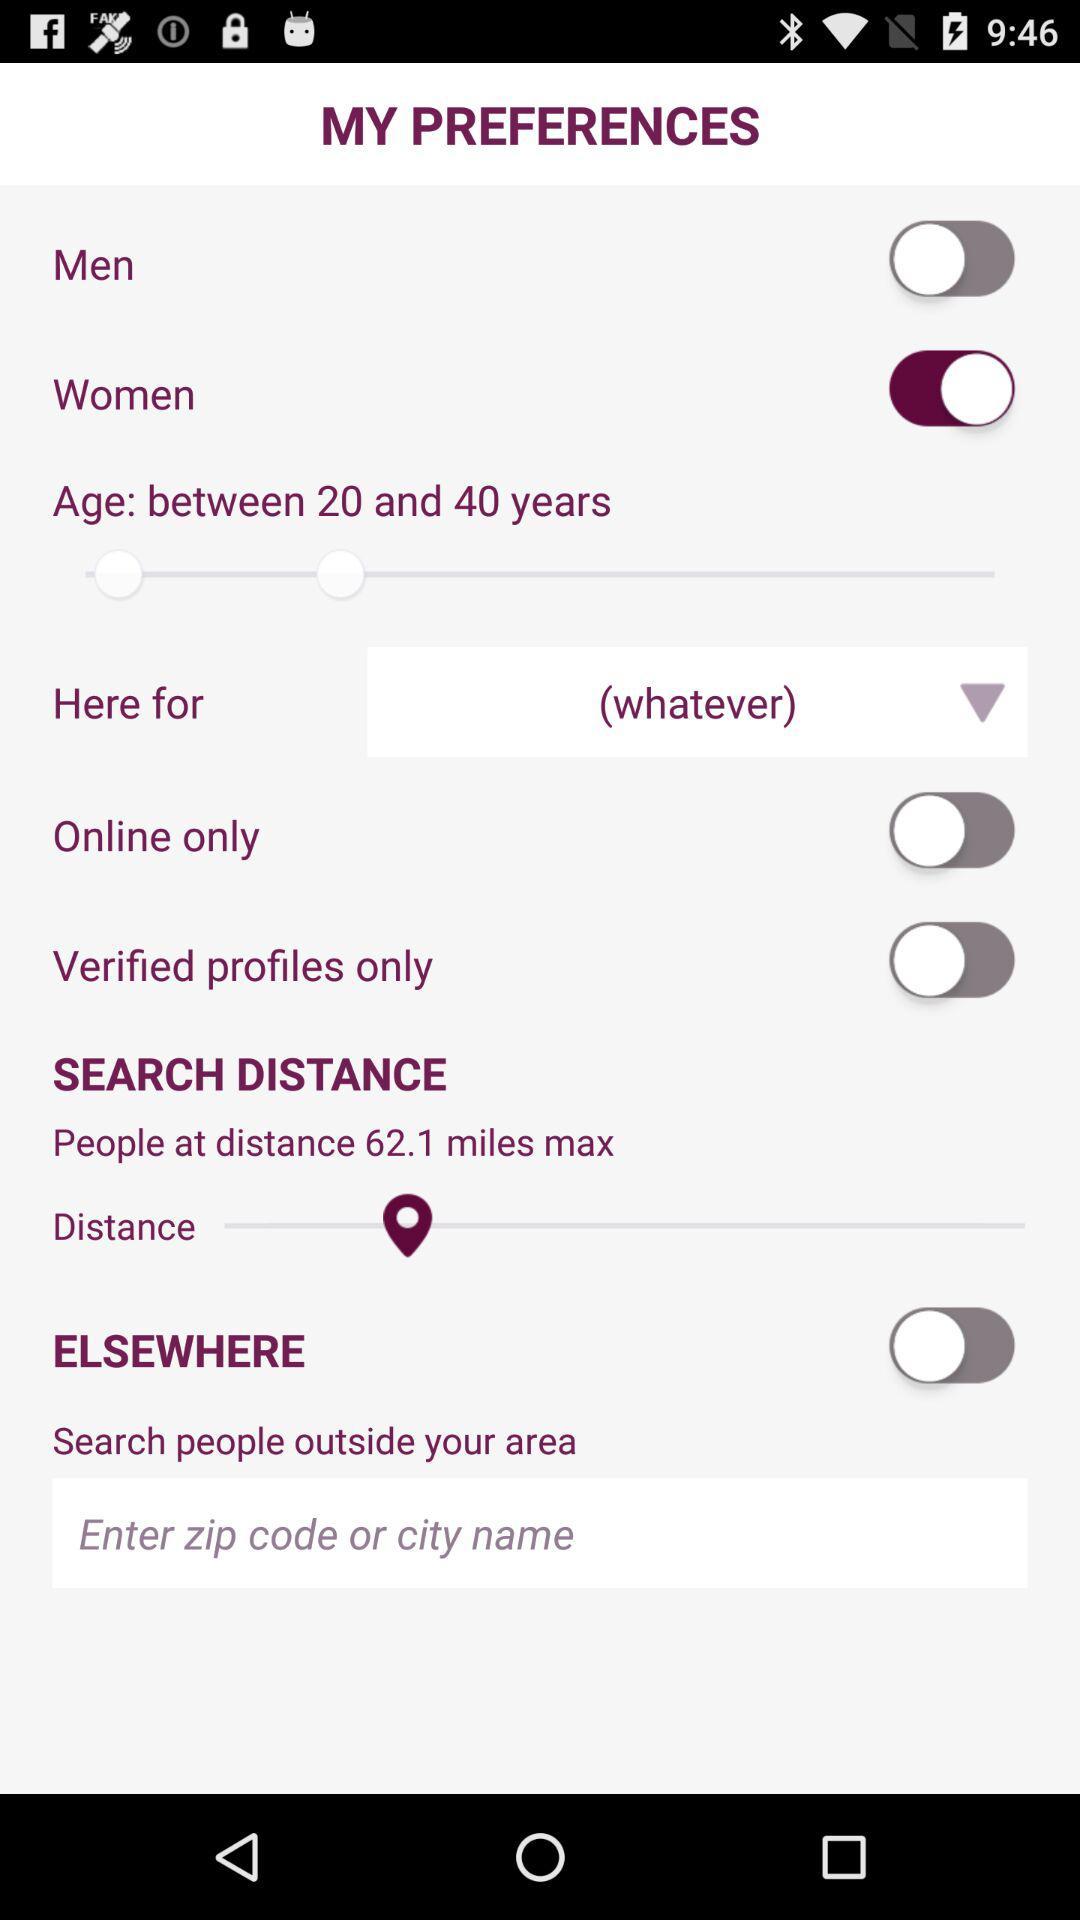  What do you see at coordinates (952, 834) in the screenshot?
I see `online only mode` at bounding box center [952, 834].